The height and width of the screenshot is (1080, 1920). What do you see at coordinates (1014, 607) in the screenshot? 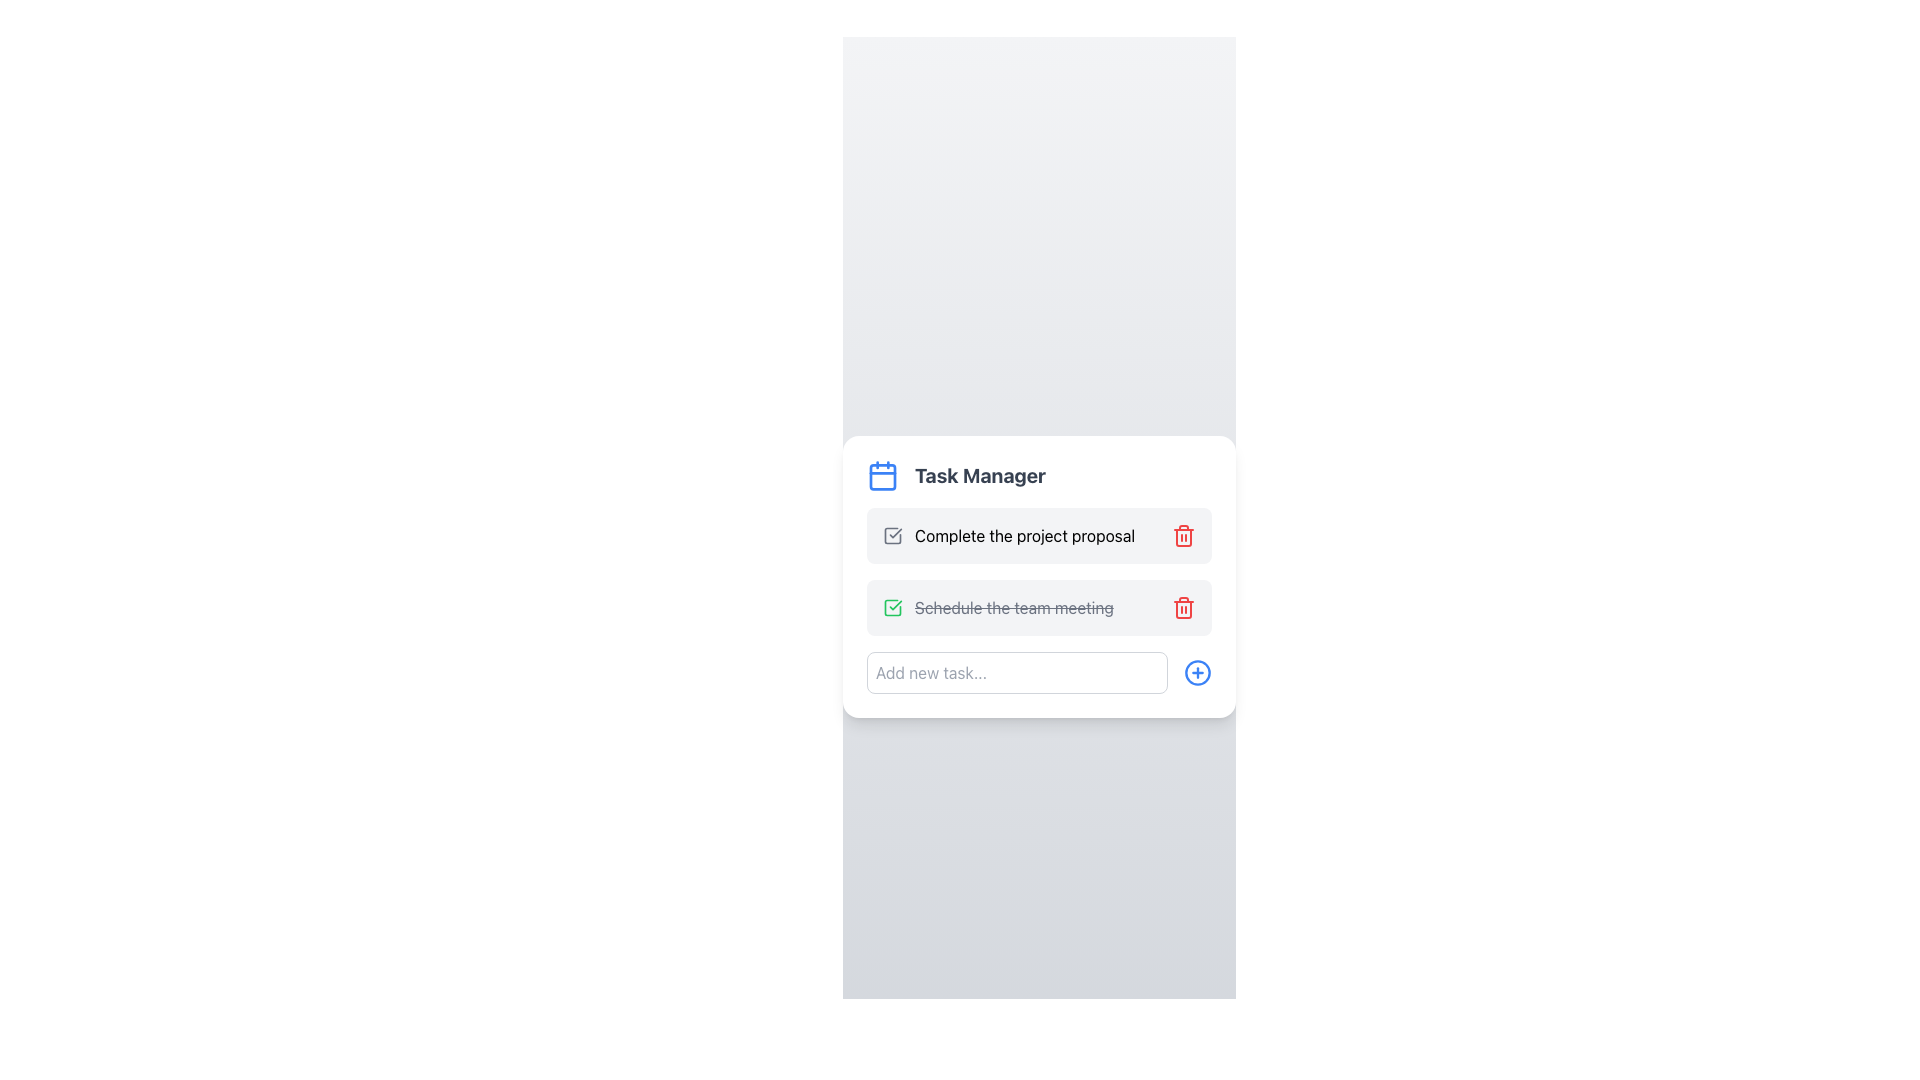
I see `the text label that says 'Schedule the team meeting', which is styled with a strikethrough and gray color, indicating it is a completed task in the Task Manager section` at bounding box center [1014, 607].